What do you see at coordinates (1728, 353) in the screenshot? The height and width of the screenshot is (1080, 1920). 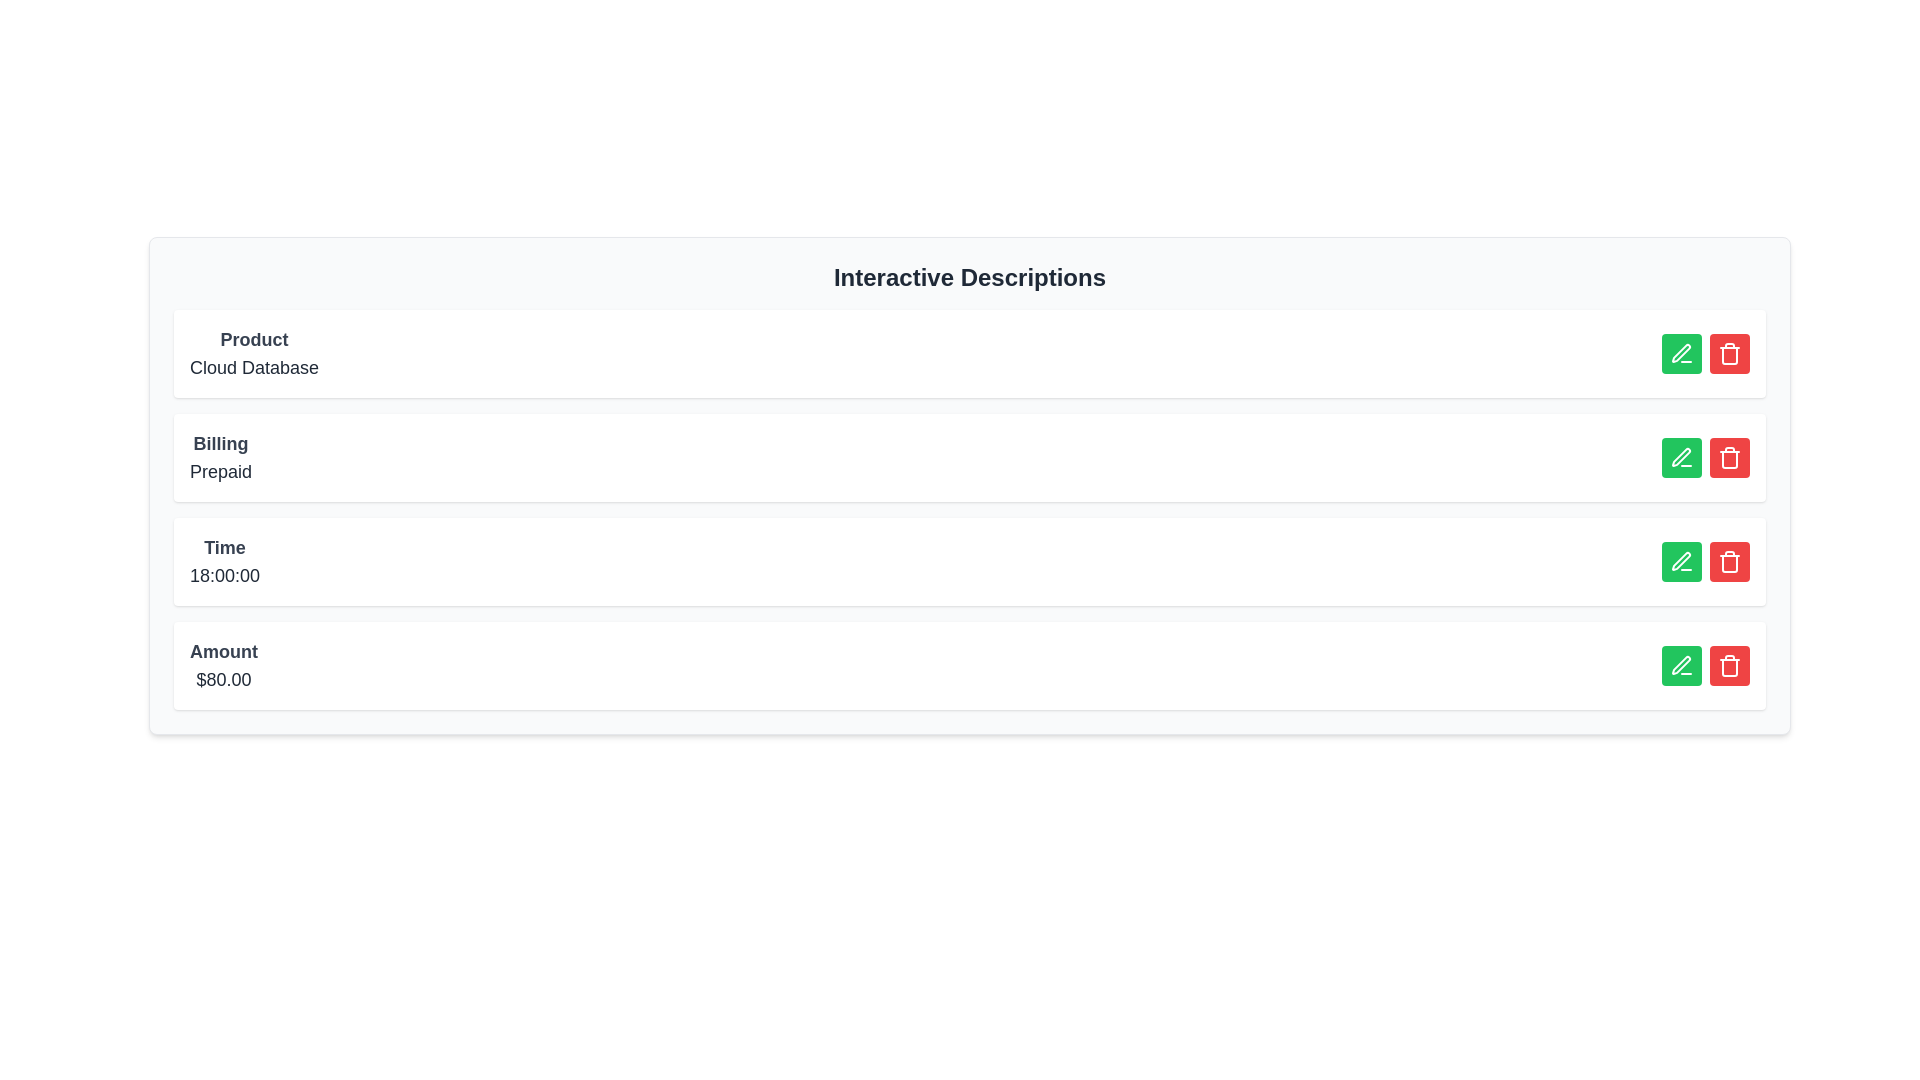 I see `the delete button, which is the second button in a group of two located on the right-hand side of each row` at bounding box center [1728, 353].